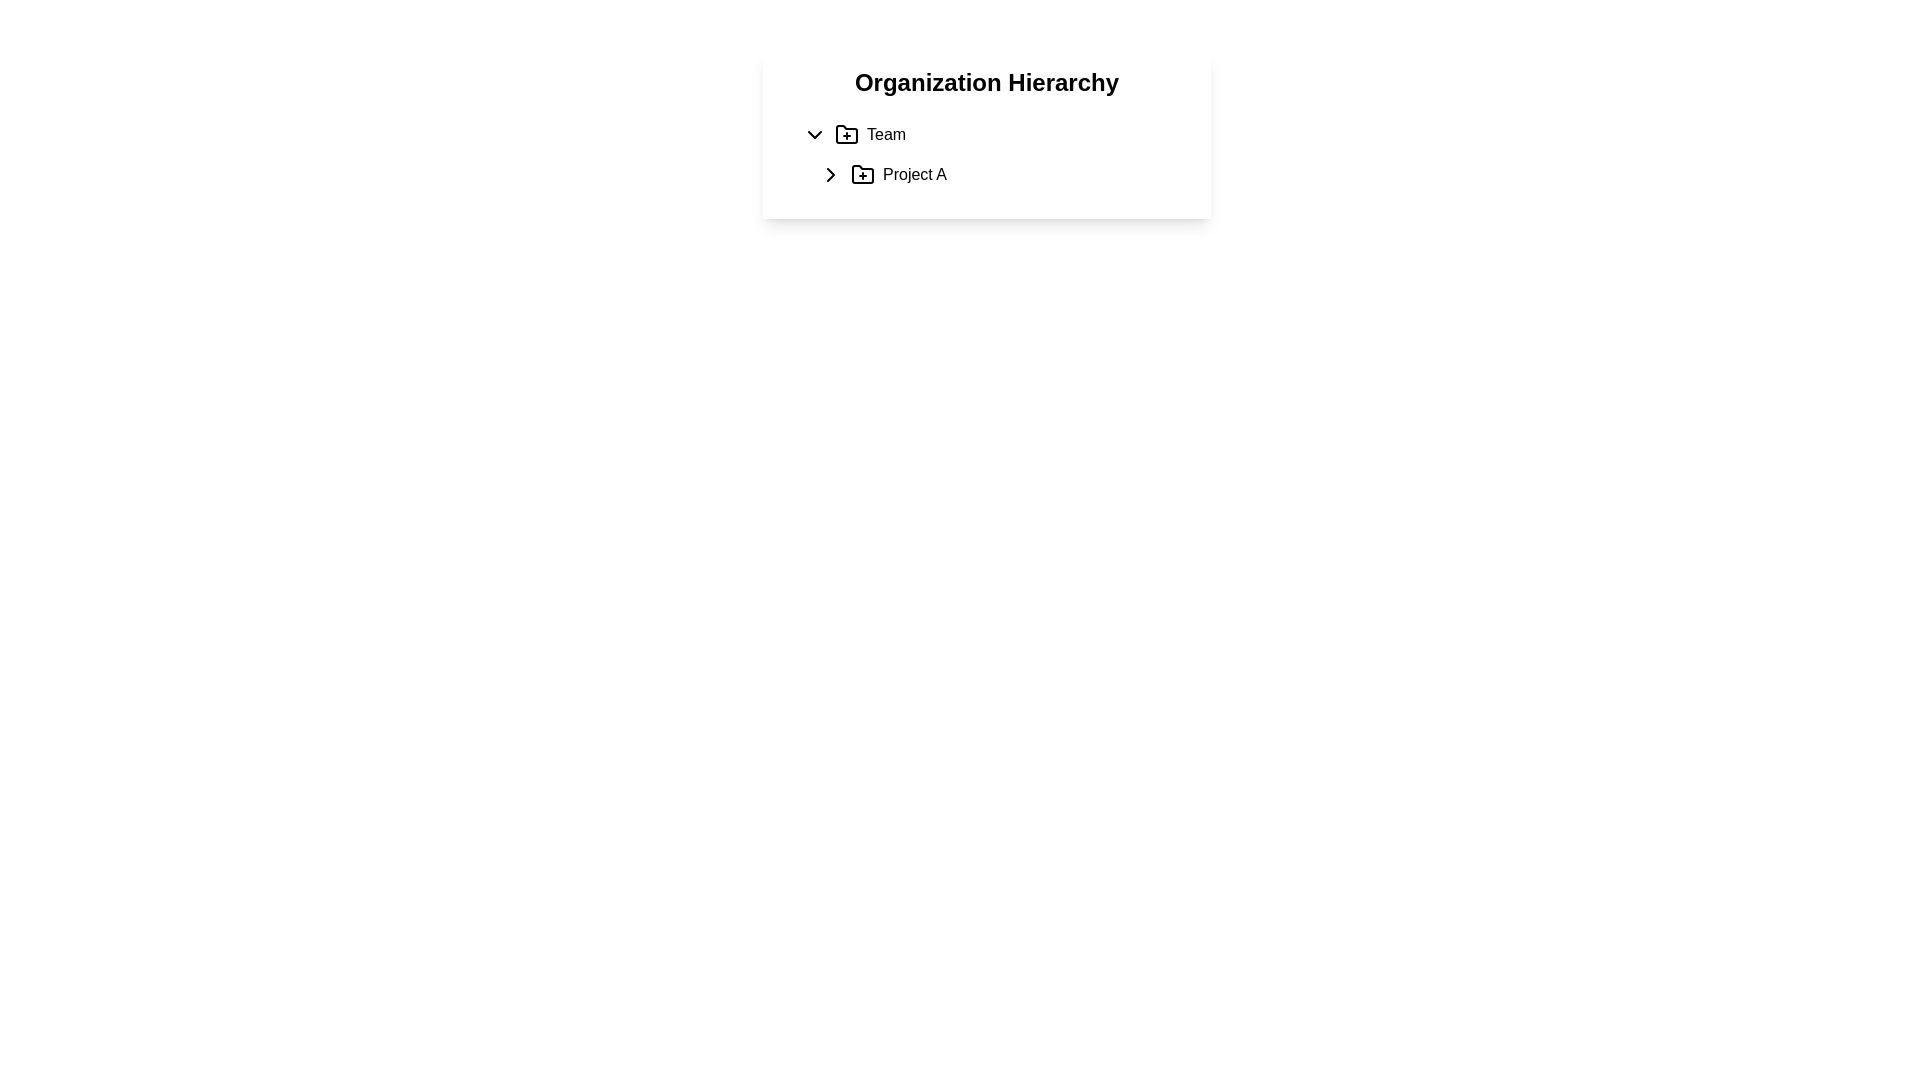 This screenshot has height=1080, width=1920. I want to click on the 'Project A' list item within the hierarchical tree structure to focus on it, so click(994, 153).